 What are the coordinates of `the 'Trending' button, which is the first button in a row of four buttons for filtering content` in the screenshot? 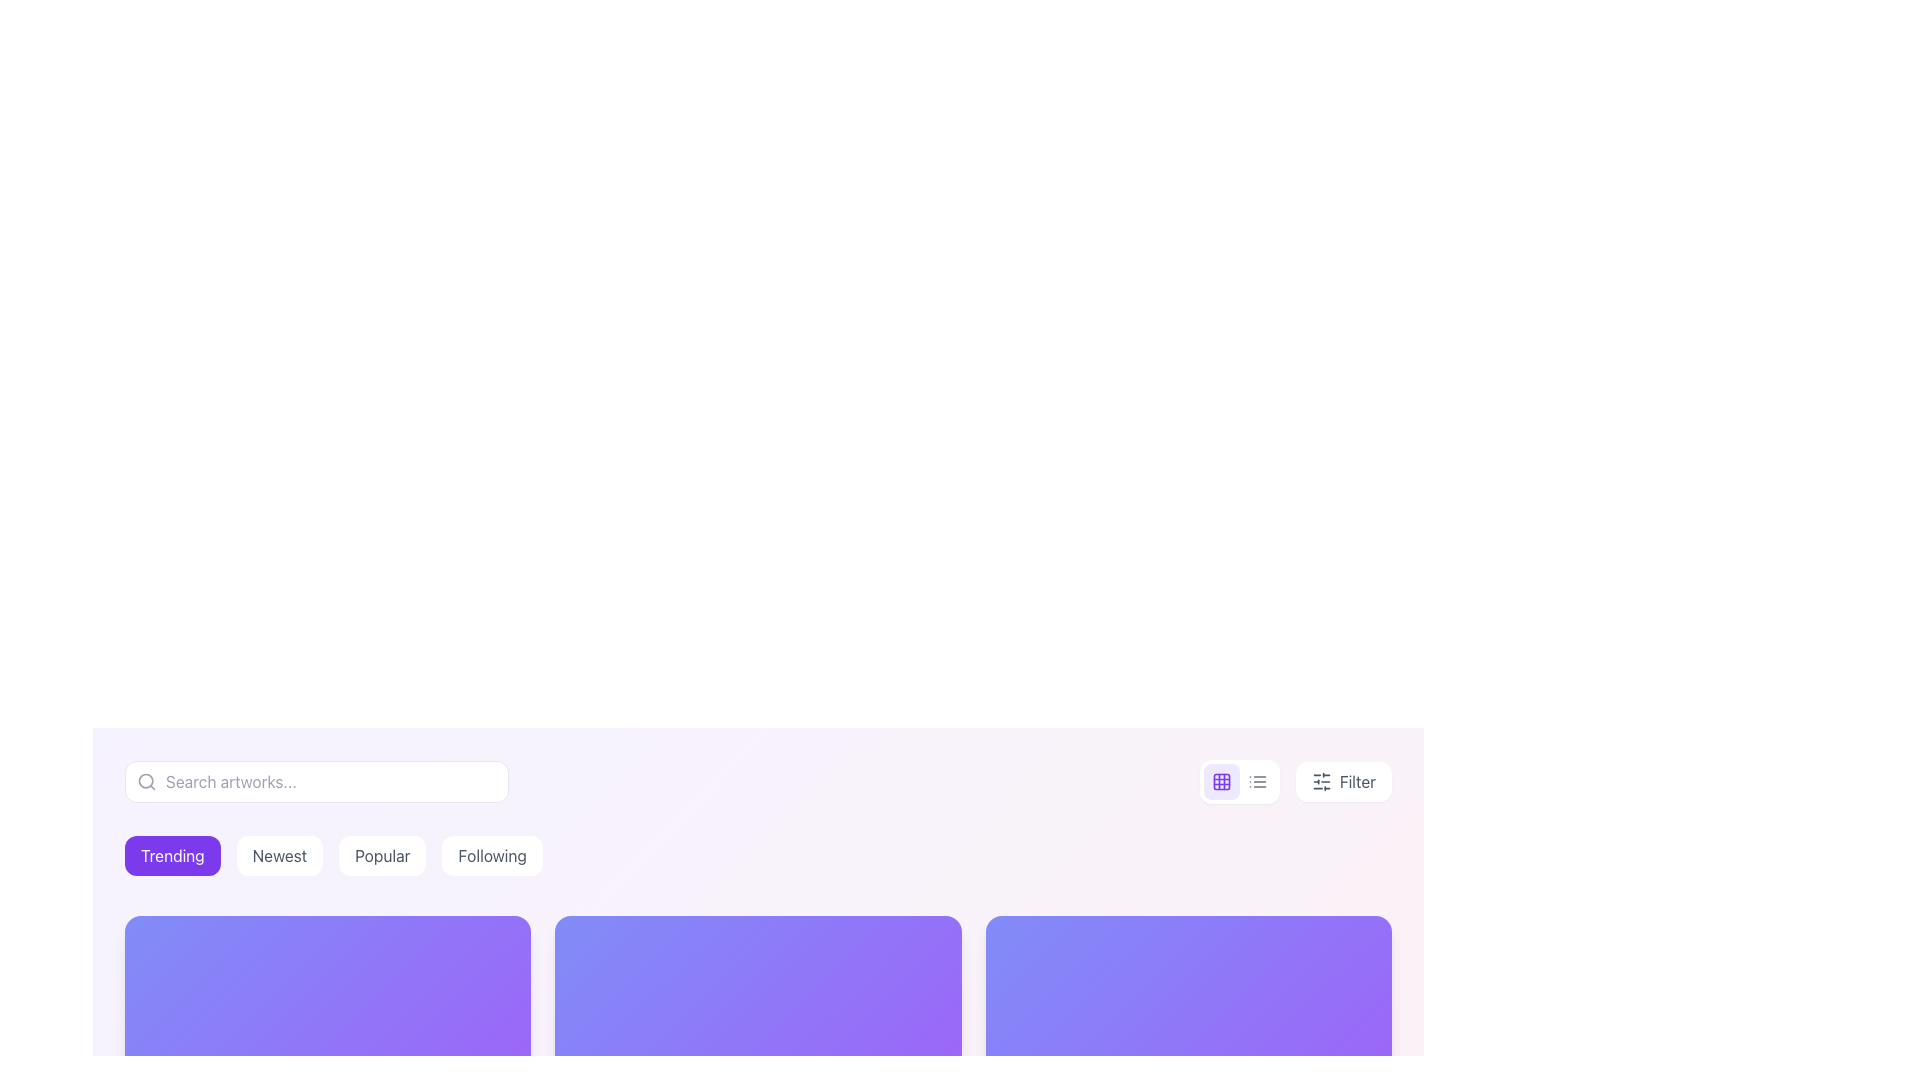 It's located at (172, 855).